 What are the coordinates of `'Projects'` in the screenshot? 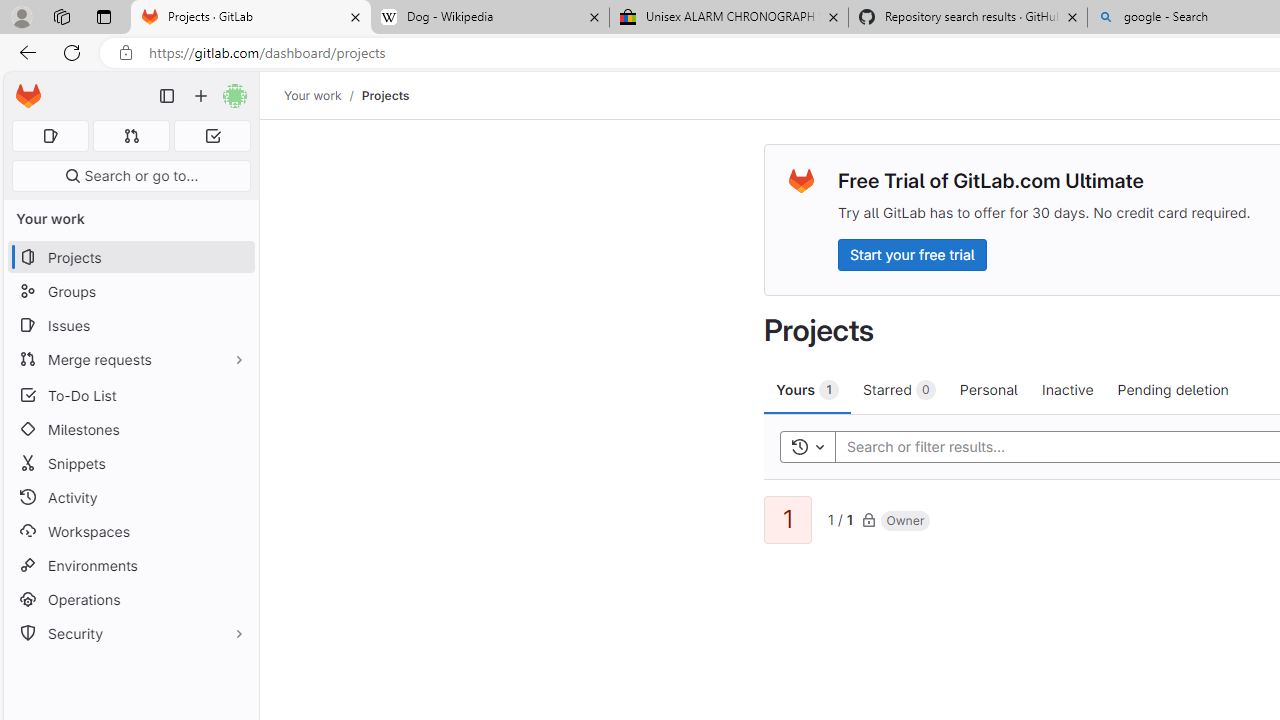 It's located at (385, 95).